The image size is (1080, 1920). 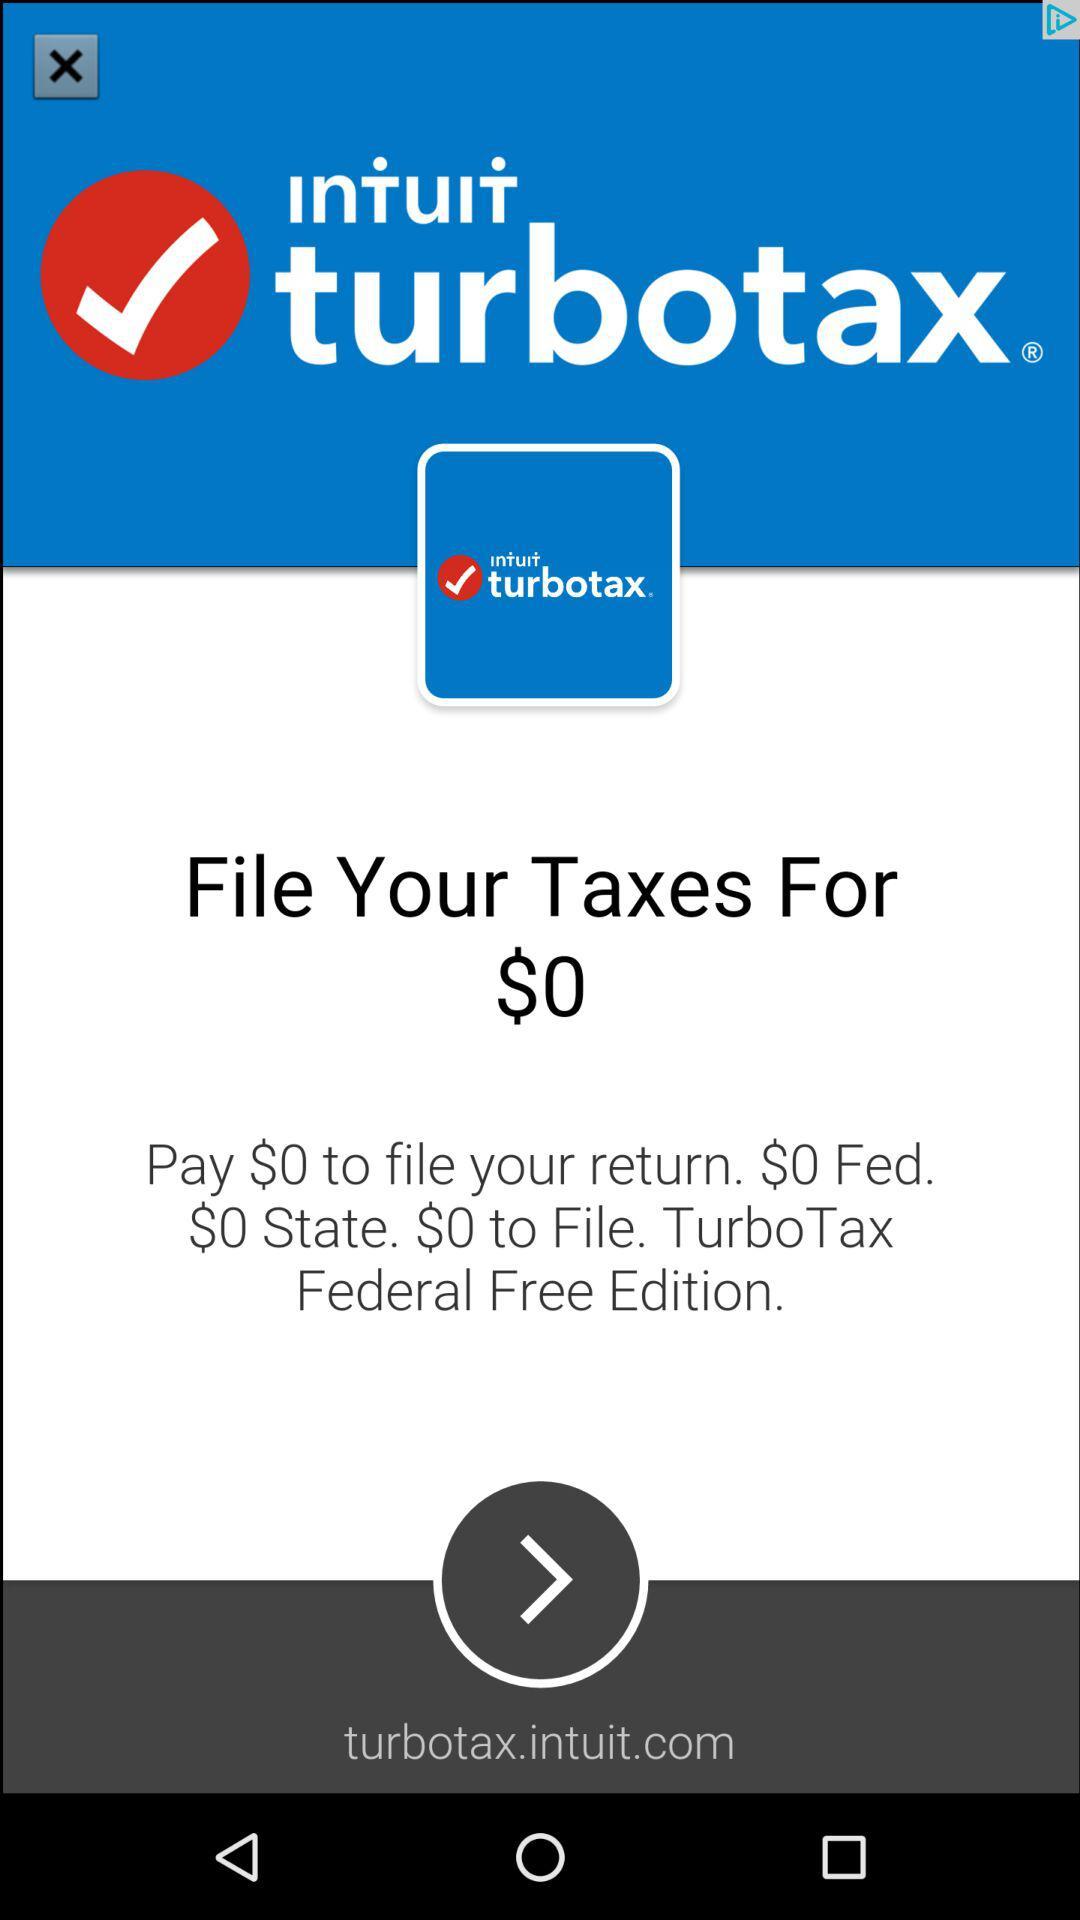 I want to click on the close icon, so click(x=64, y=65).